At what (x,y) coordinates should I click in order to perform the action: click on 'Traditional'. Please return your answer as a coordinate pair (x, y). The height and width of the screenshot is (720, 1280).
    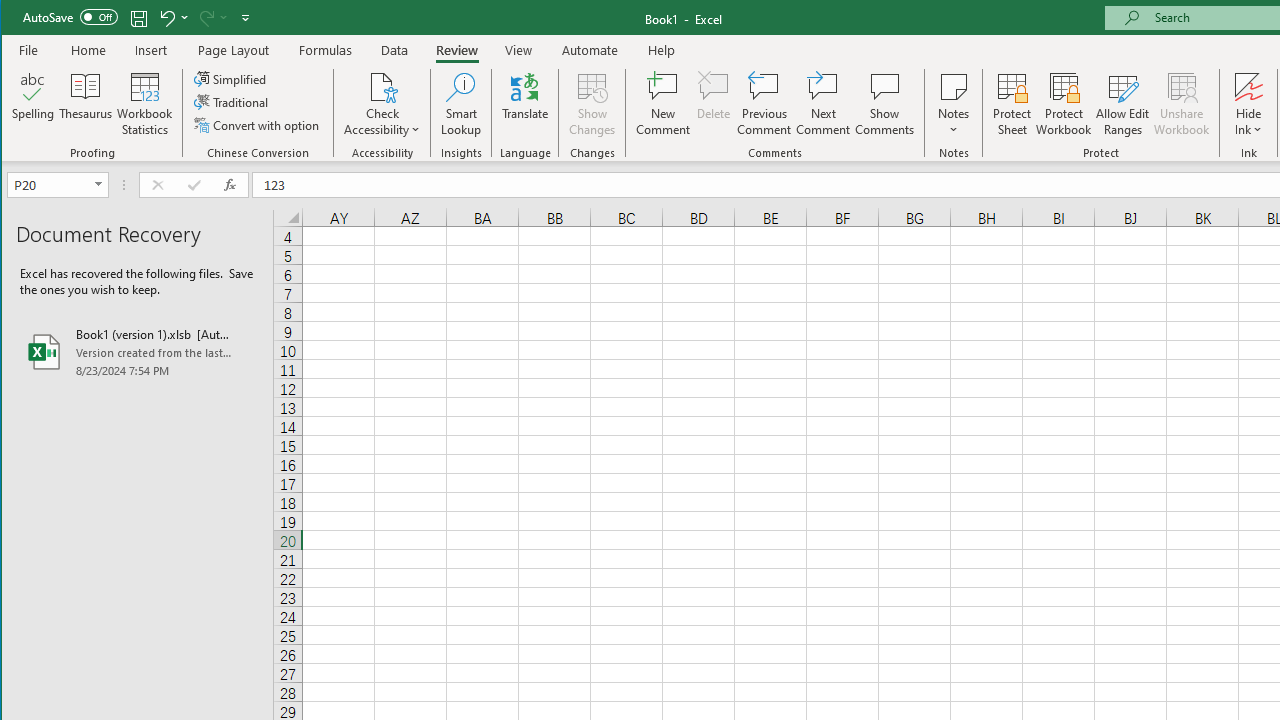
    Looking at the image, I should click on (232, 102).